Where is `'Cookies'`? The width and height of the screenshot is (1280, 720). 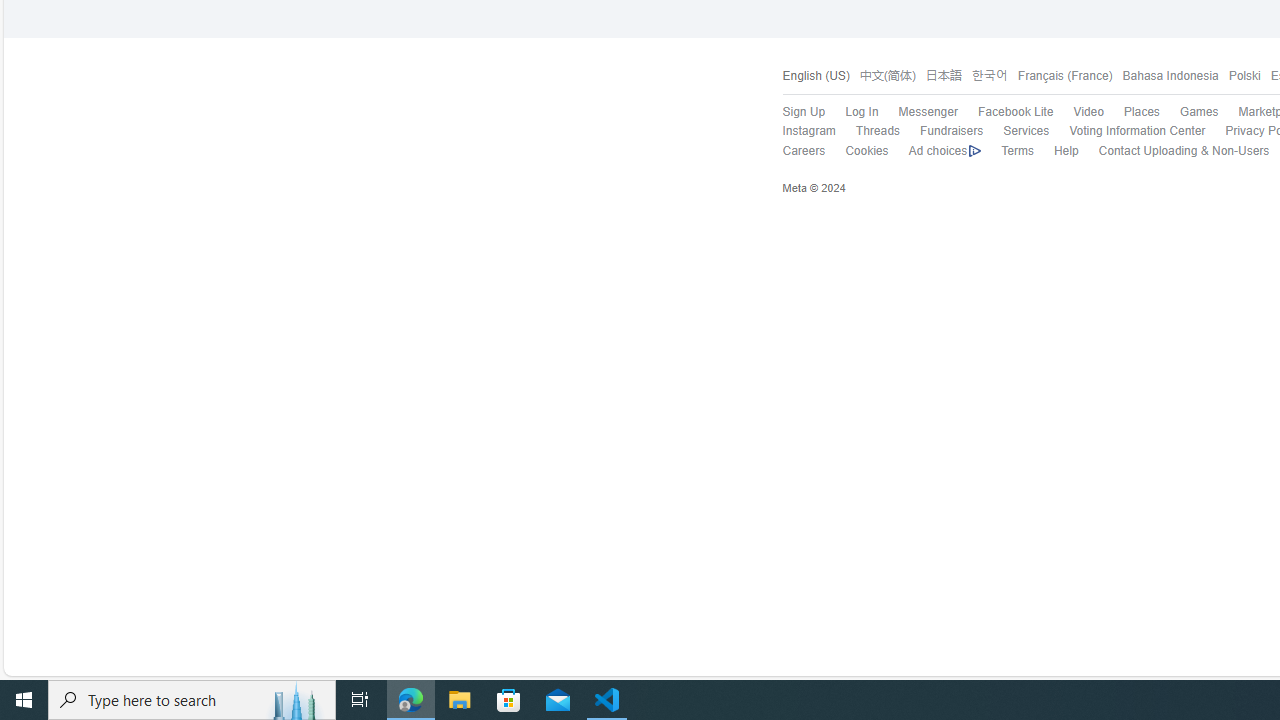 'Cookies' is located at coordinates (867, 149).